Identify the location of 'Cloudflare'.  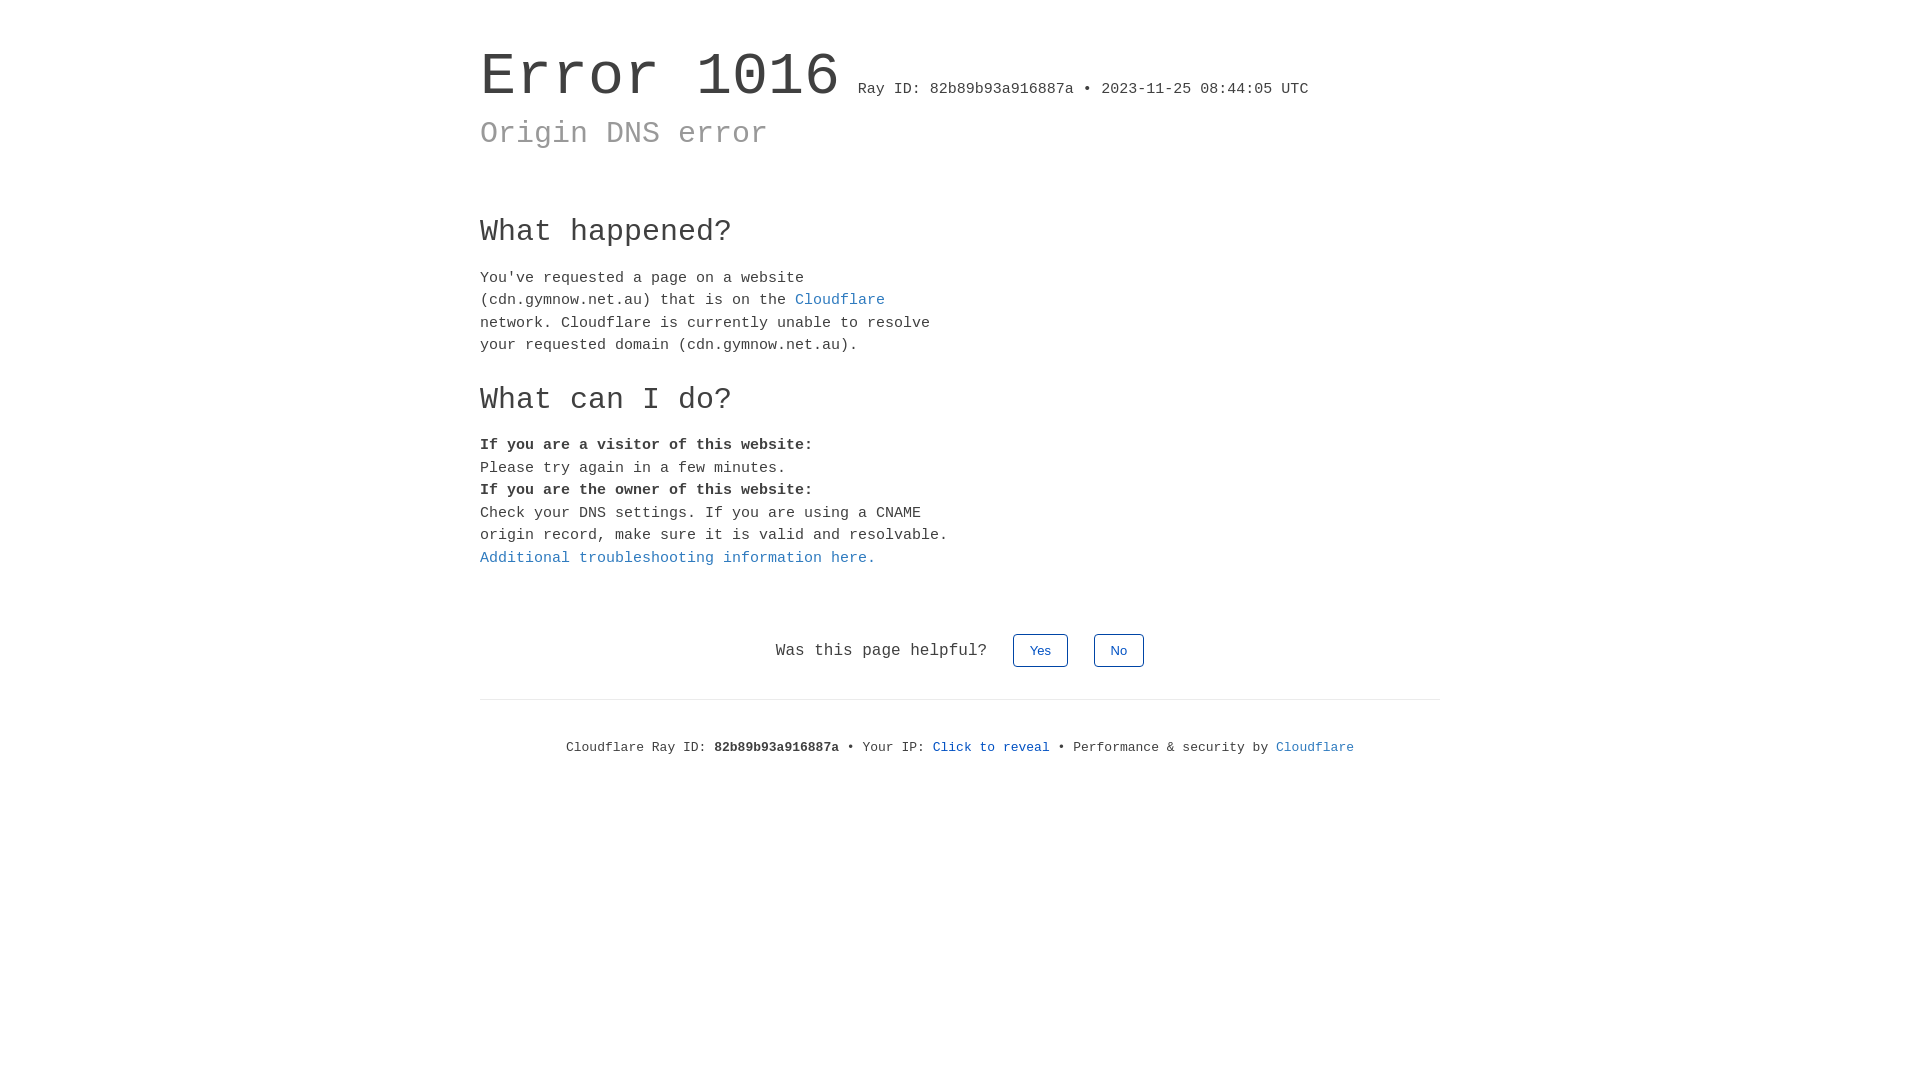
(840, 300).